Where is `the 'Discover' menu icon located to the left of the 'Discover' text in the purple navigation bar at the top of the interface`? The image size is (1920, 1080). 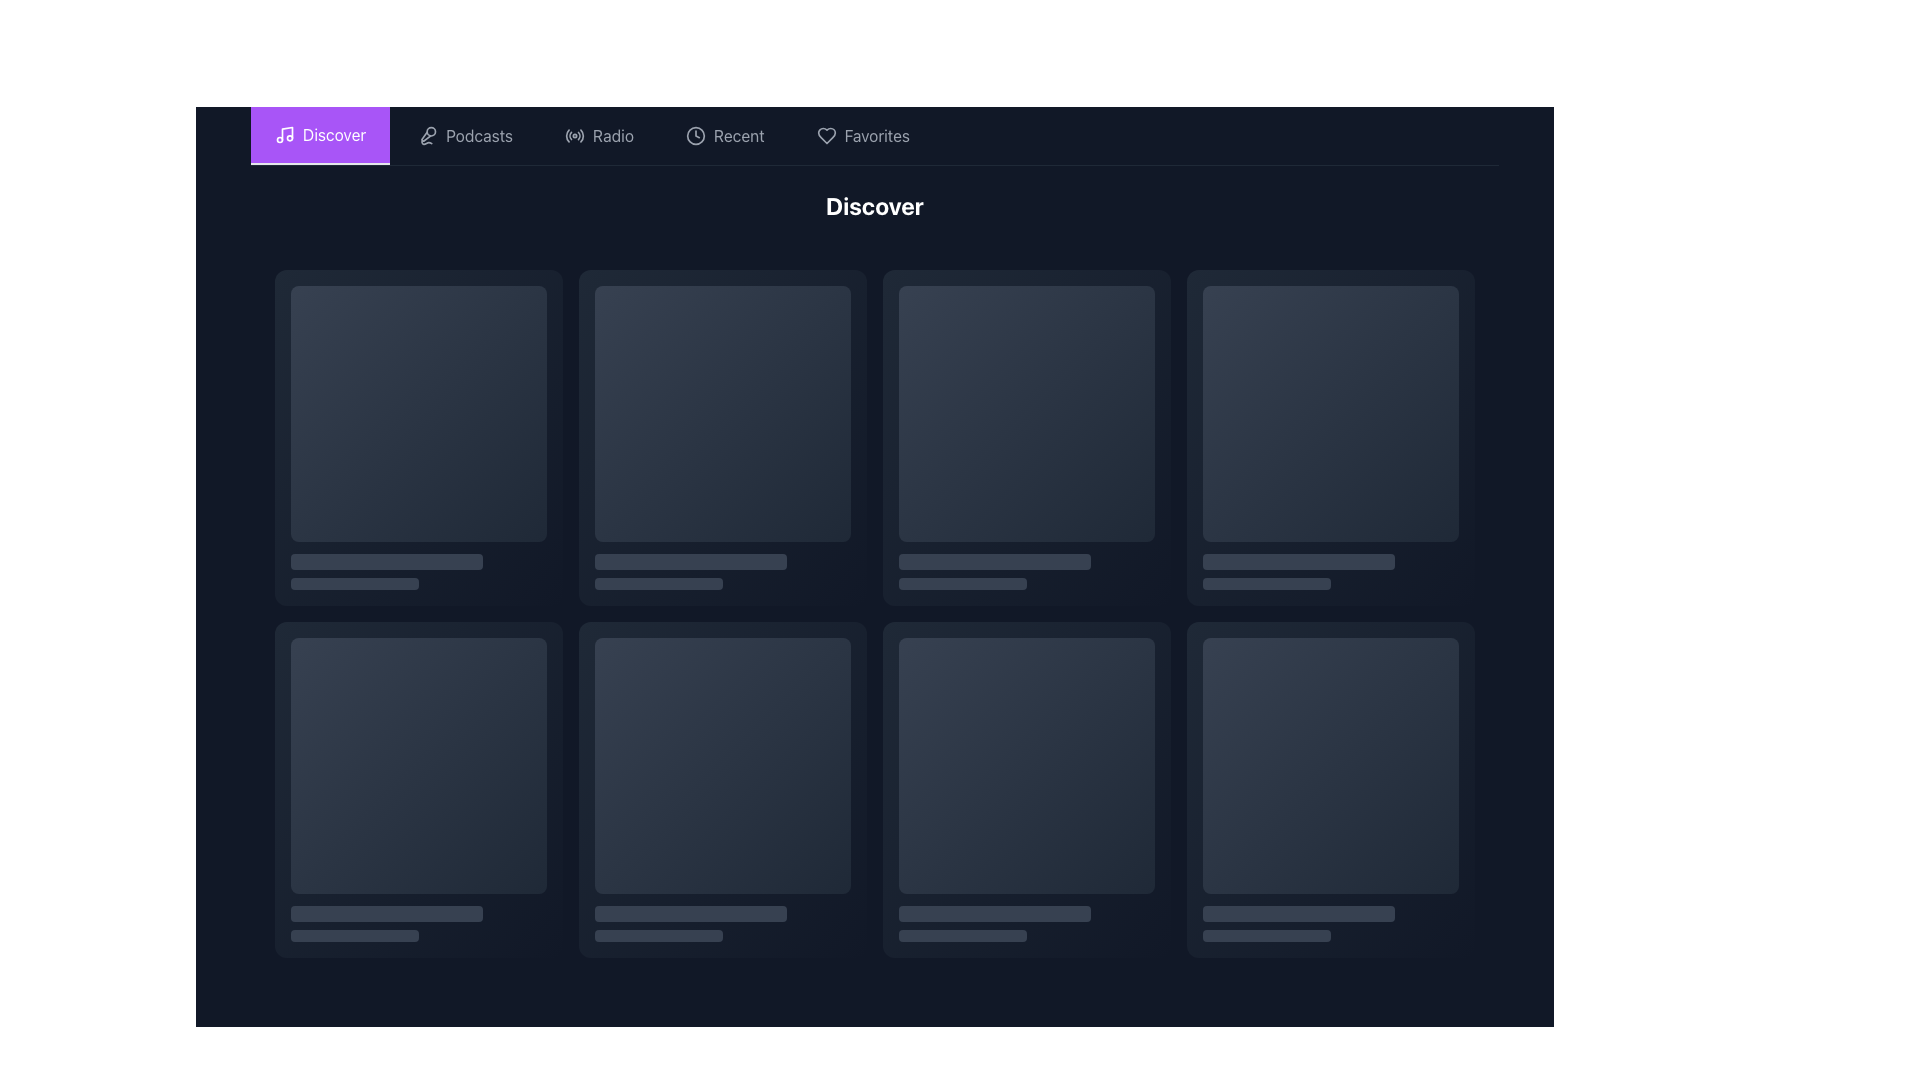
the 'Discover' menu icon located to the left of the 'Discover' text in the purple navigation bar at the top of the interface is located at coordinates (283, 135).